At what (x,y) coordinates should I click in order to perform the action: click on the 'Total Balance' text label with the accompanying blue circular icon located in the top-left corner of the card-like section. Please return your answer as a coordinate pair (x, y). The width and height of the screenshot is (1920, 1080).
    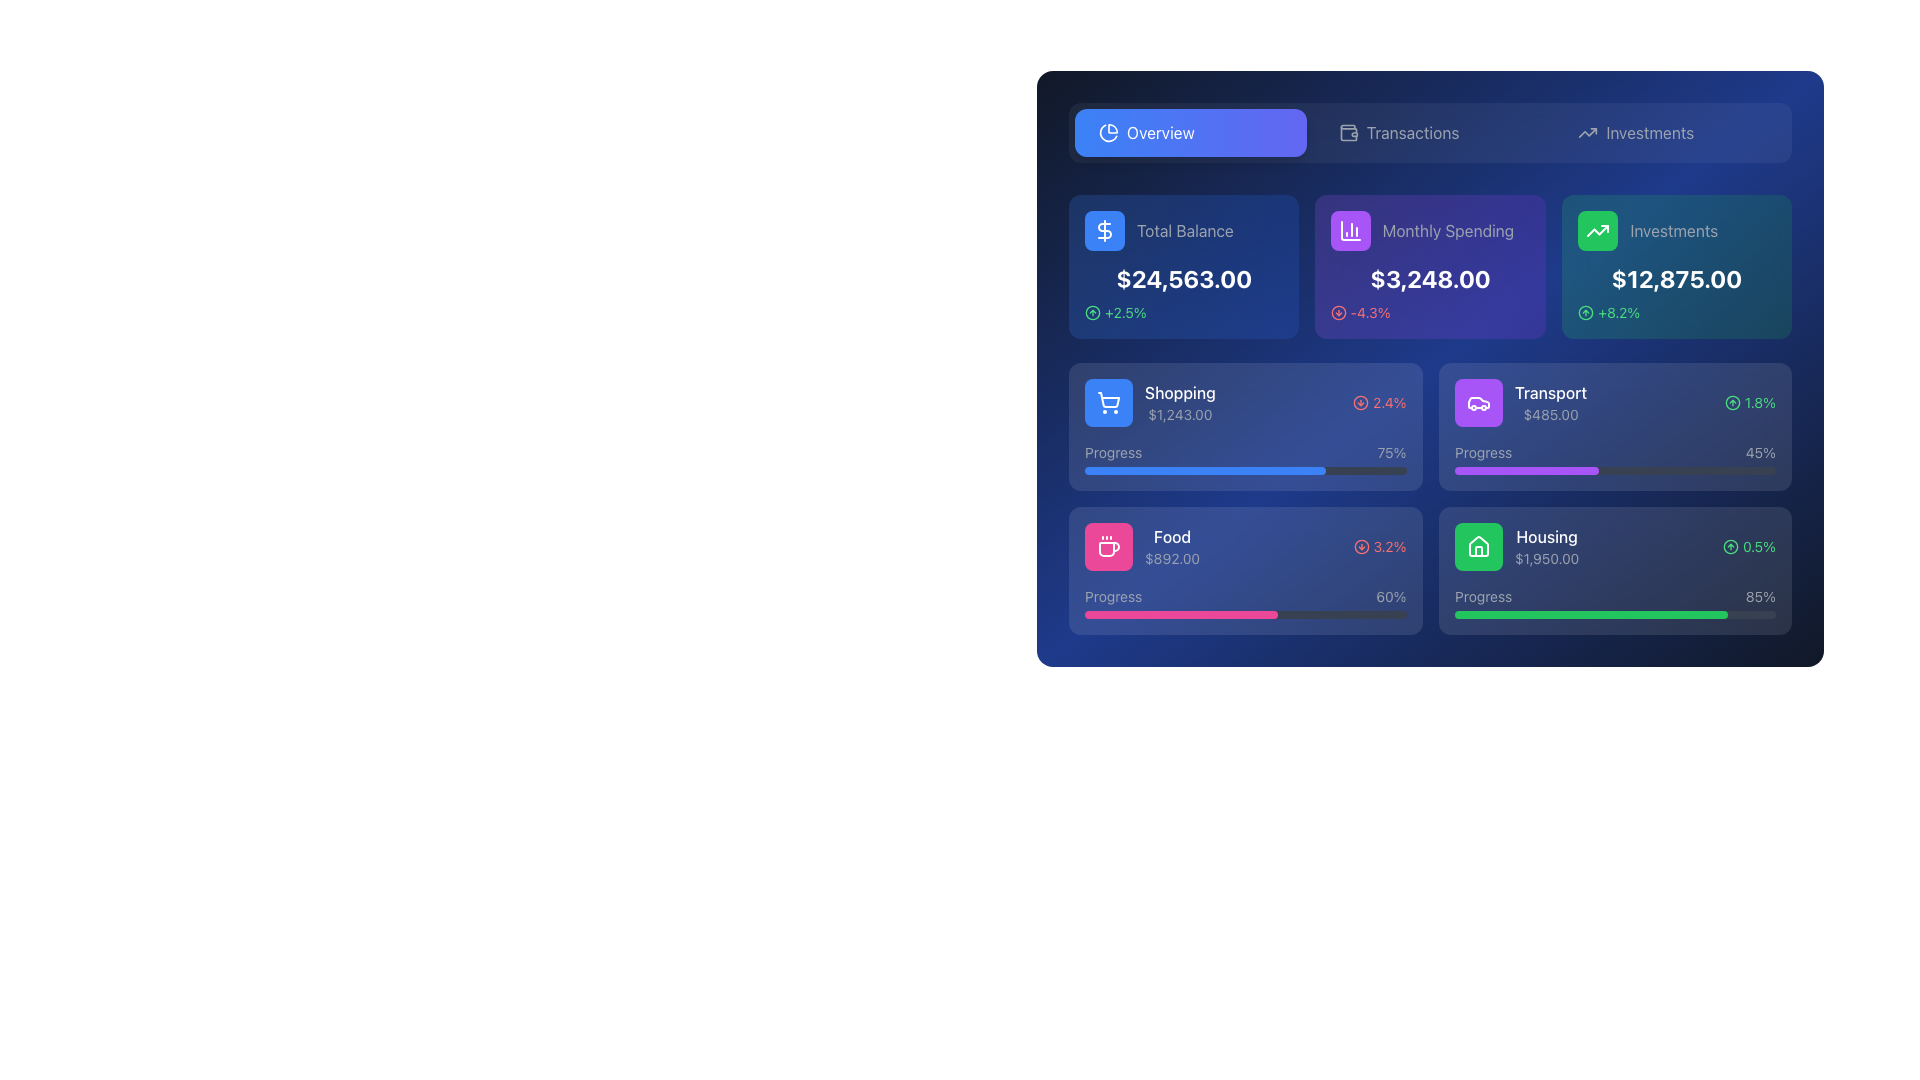
    Looking at the image, I should click on (1184, 230).